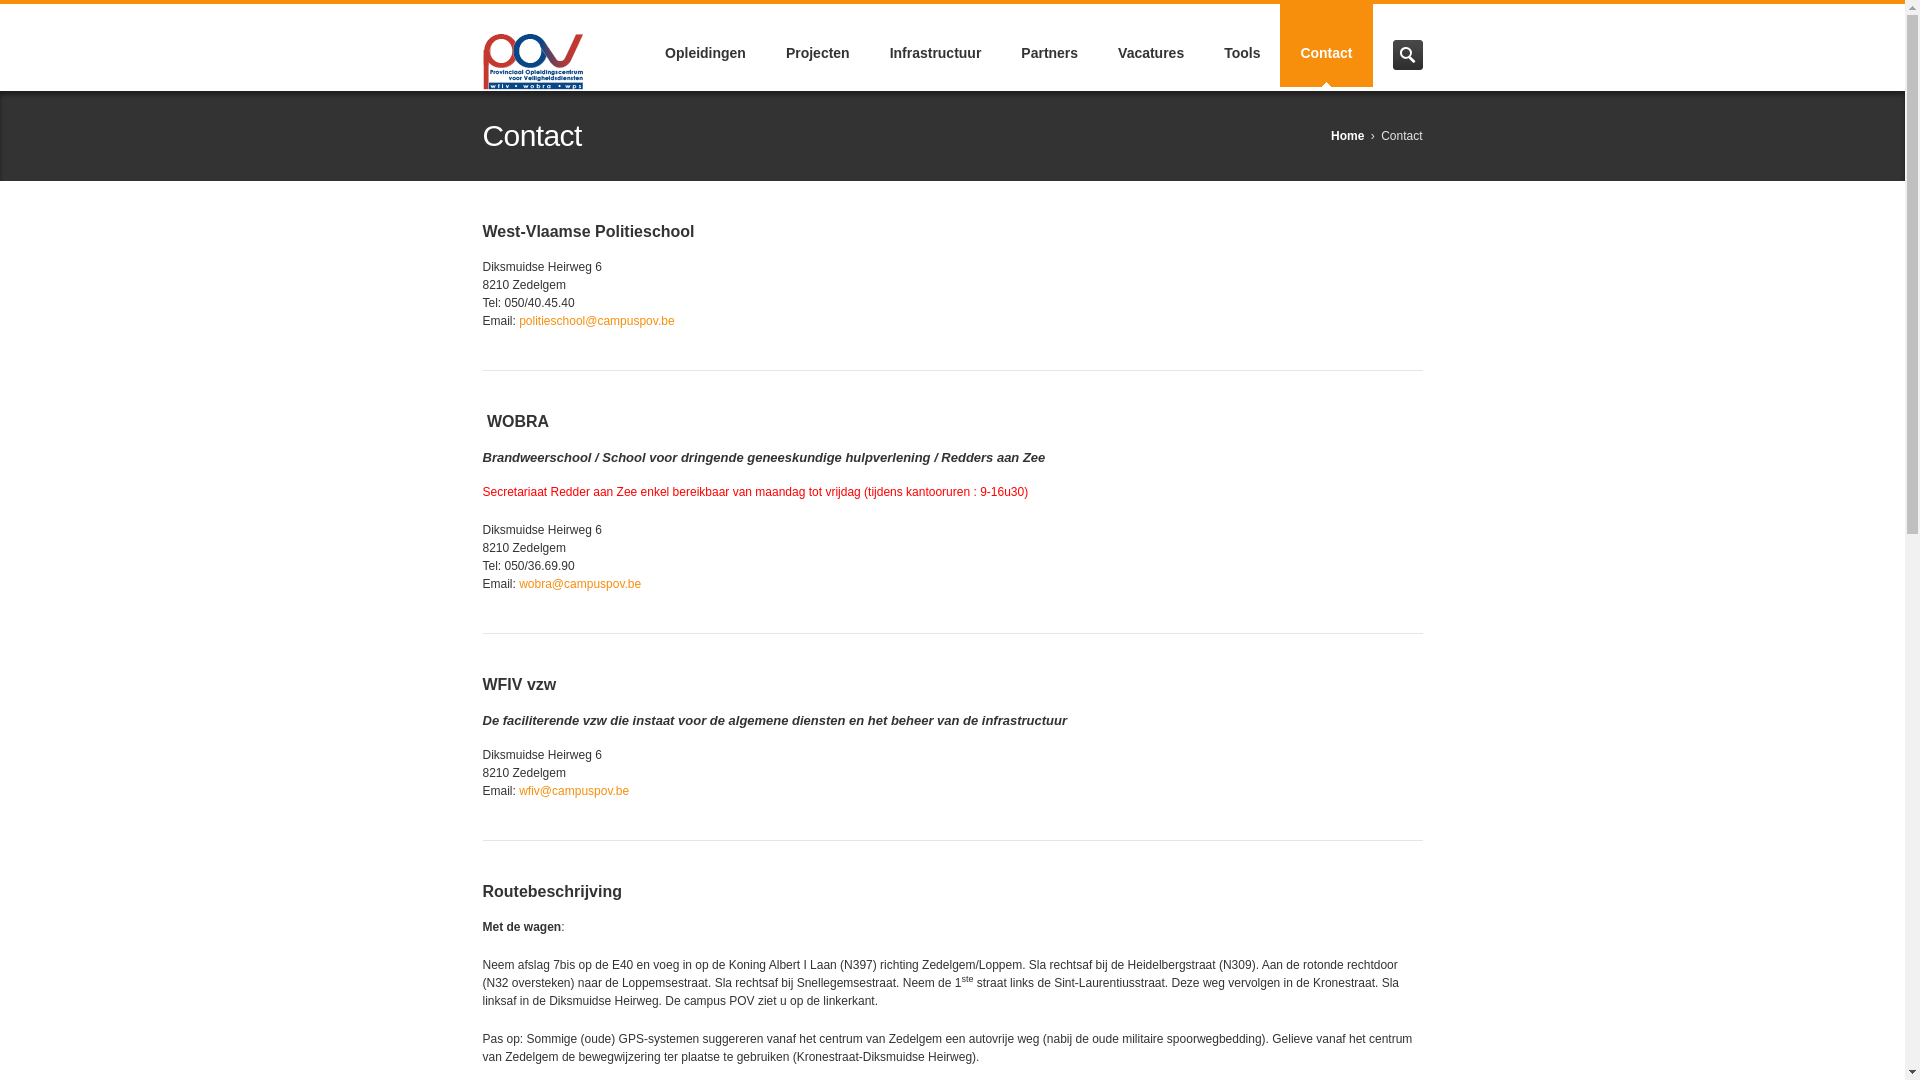 The image size is (1920, 1080). Describe the element at coordinates (1325, 45) in the screenshot. I see `'Contact'` at that location.